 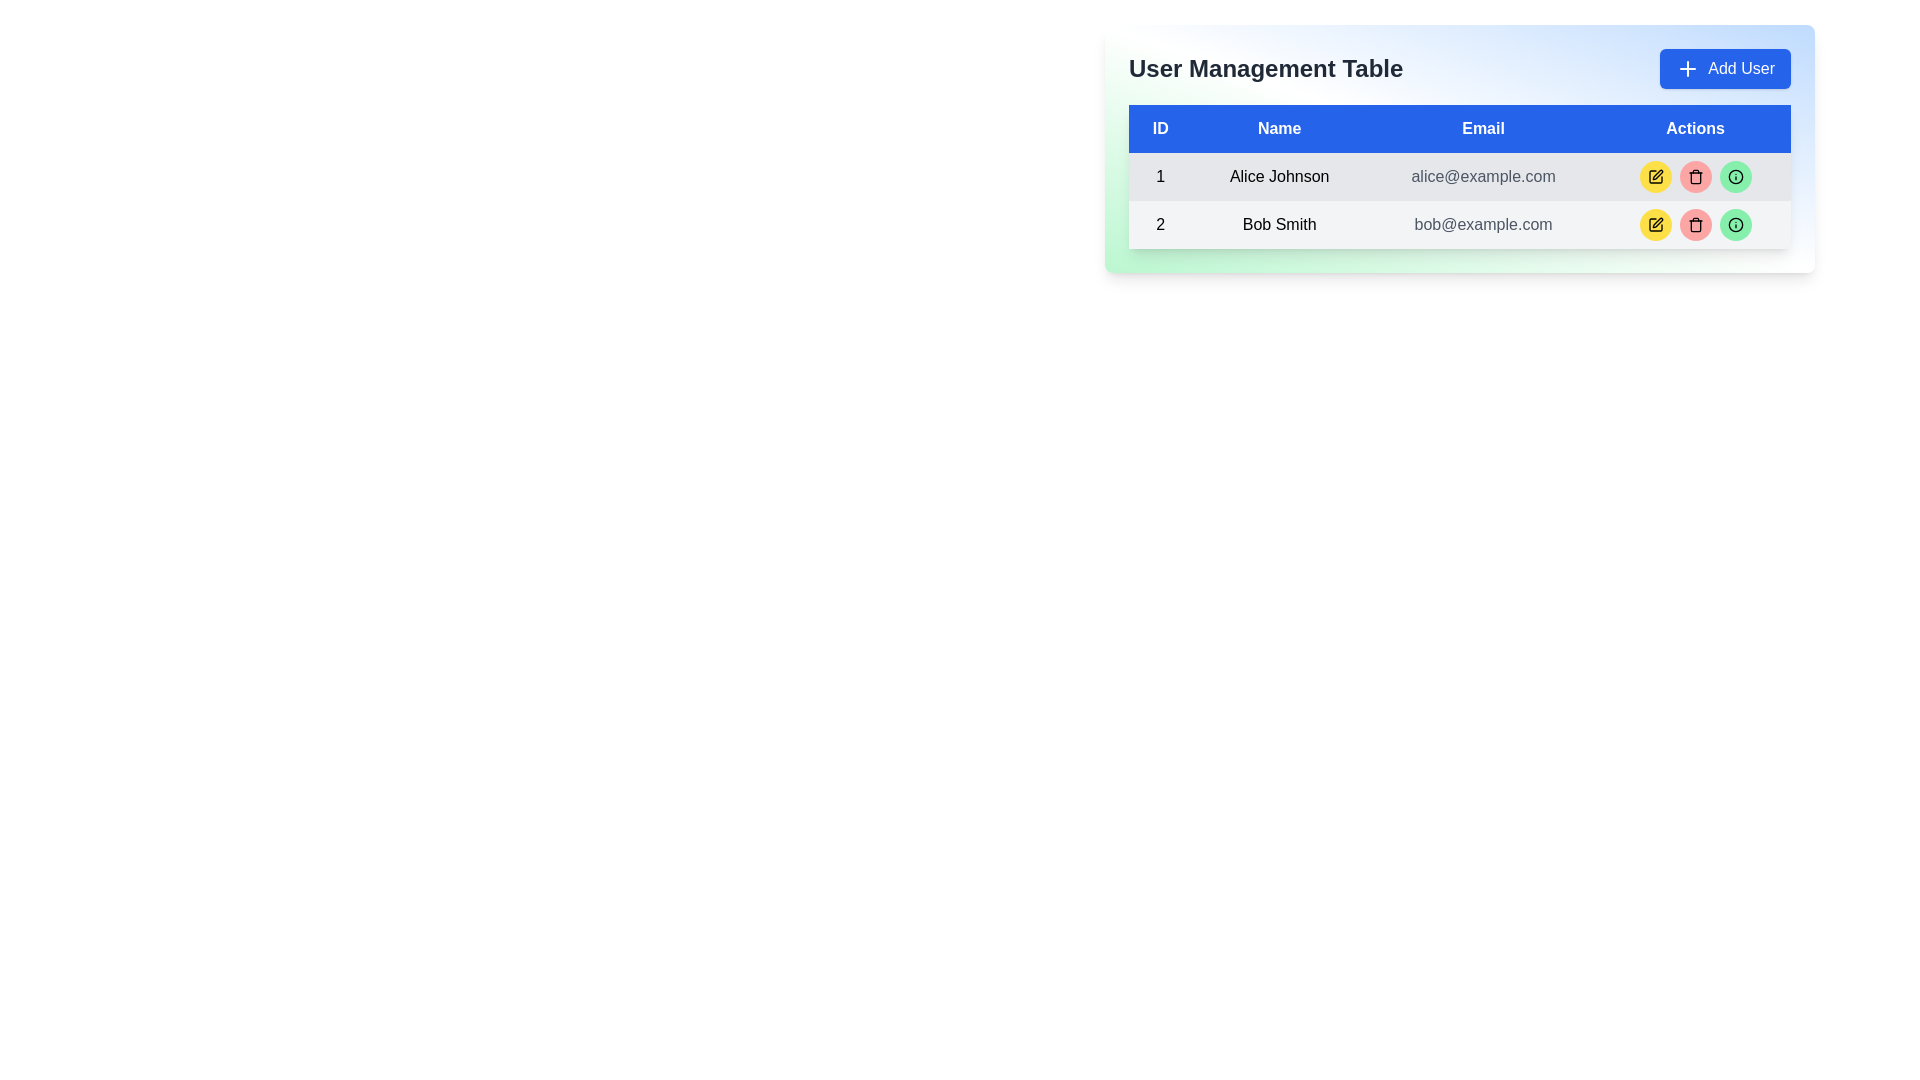 What do you see at coordinates (1483, 128) in the screenshot?
I see `text from the 'Email' label, which is a rectangular text component displaying the word 'Email' in white text over a blue background, located centrally within the header area of the table component` at bounding box center [1483, 128].